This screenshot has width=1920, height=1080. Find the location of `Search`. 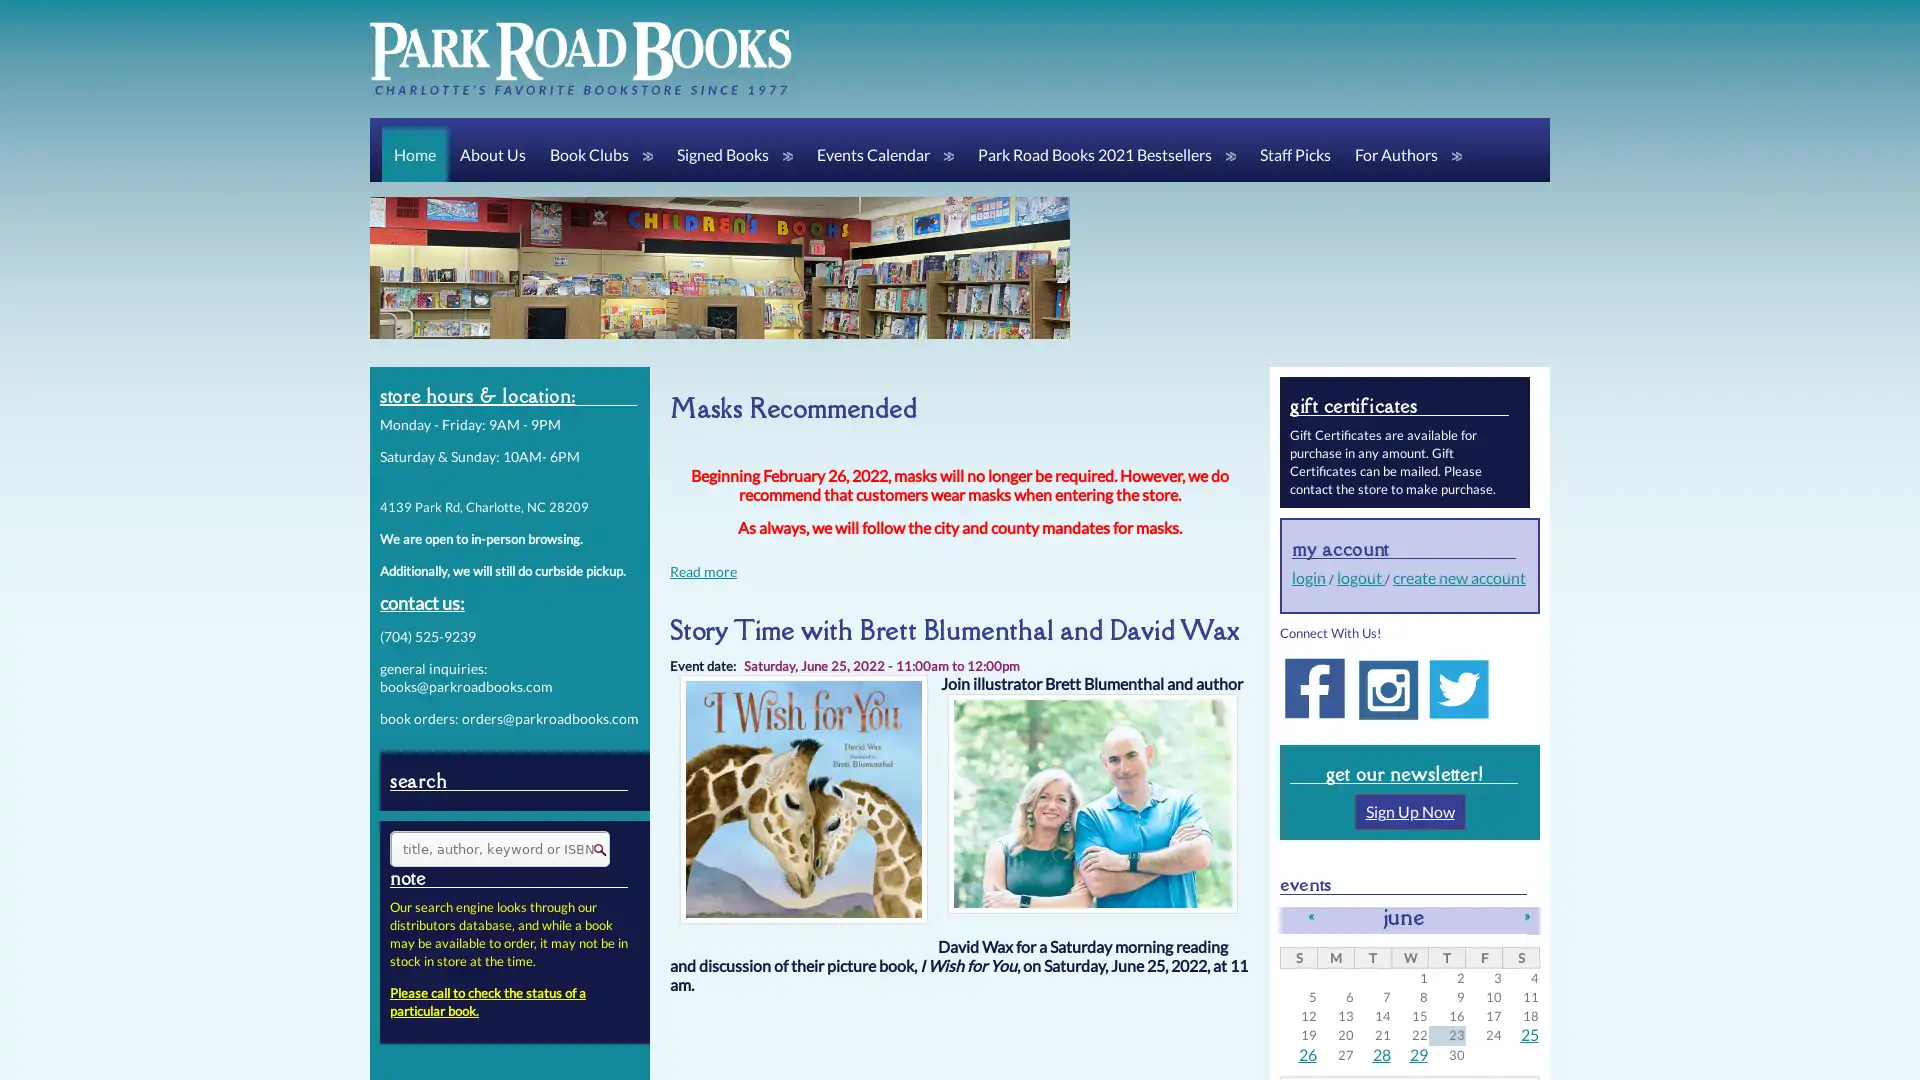

Search is located at coordinates (592, 849).